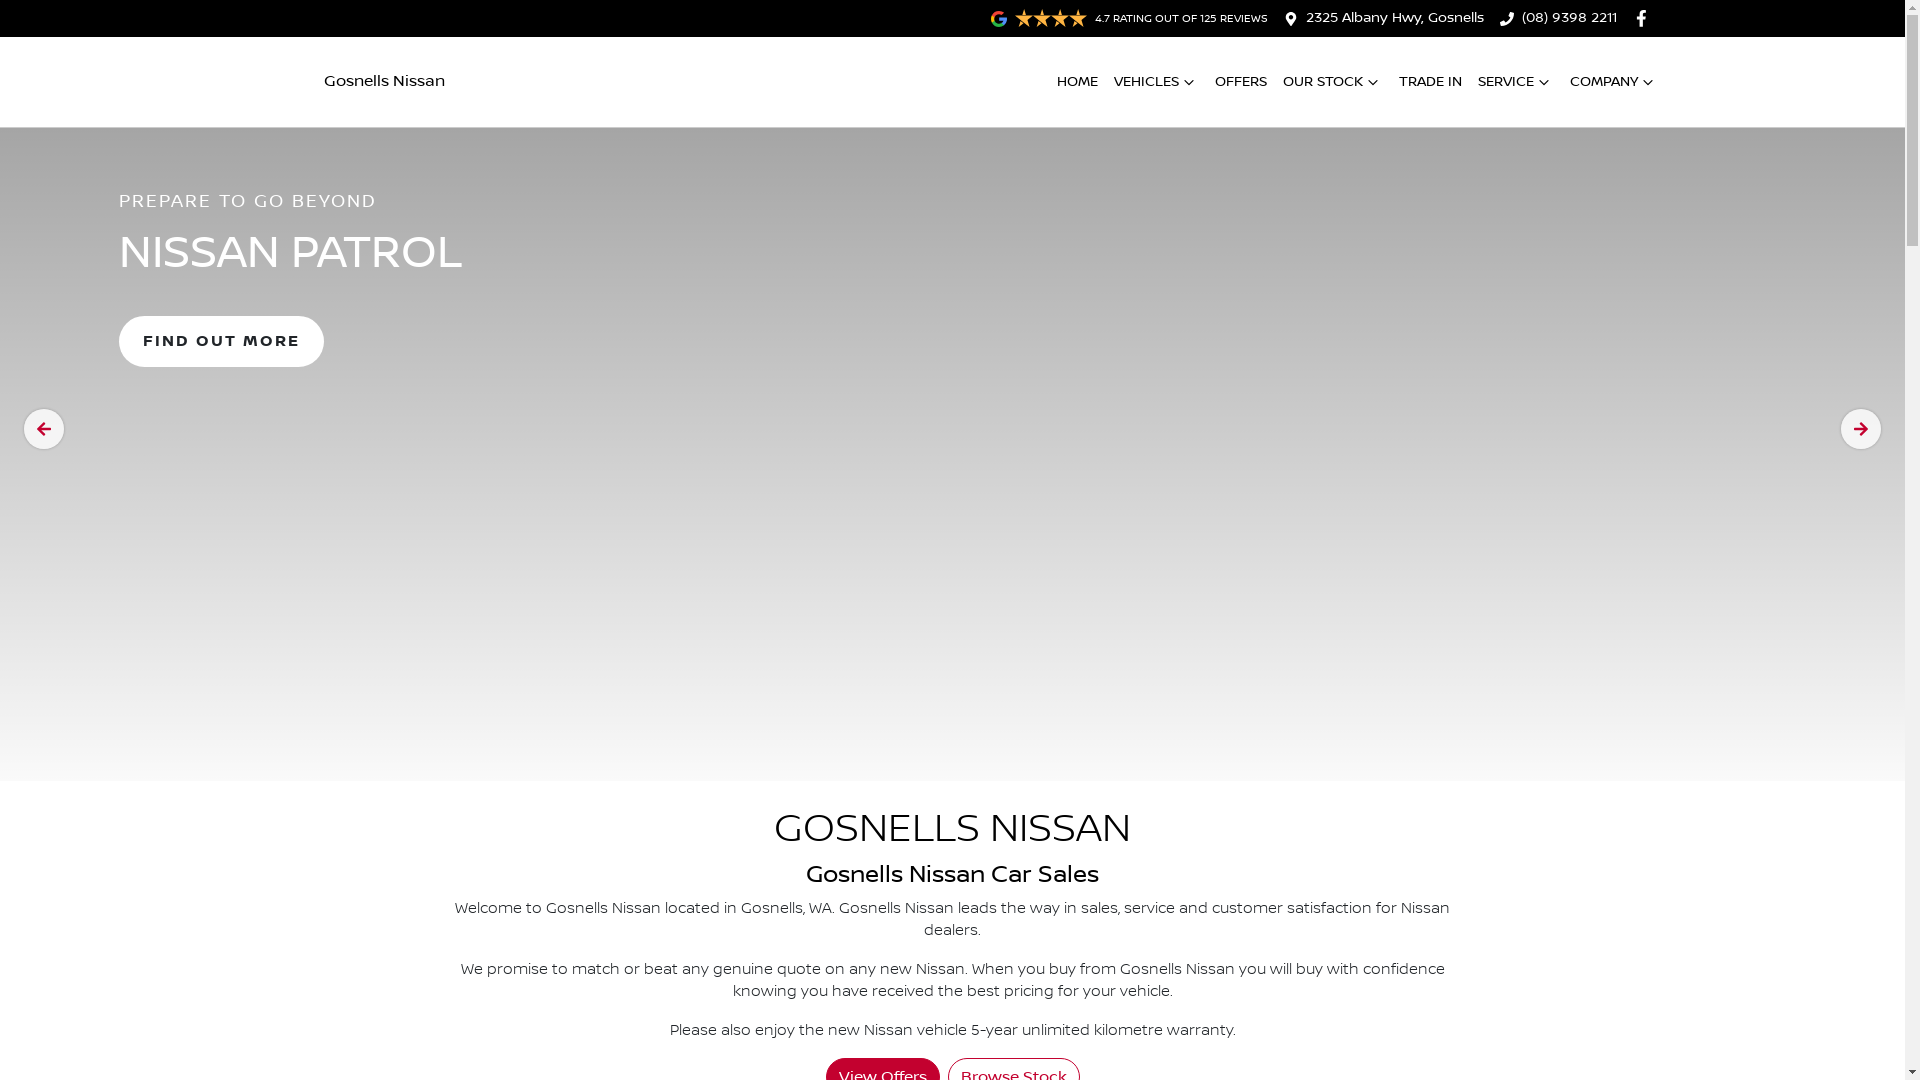 The height and width of the screenshot is (1080, 1920). What do you see at coordinates (1613, 81) in the screenshot?
I see `'COMPANY'` at bounding box center [1613, 81].